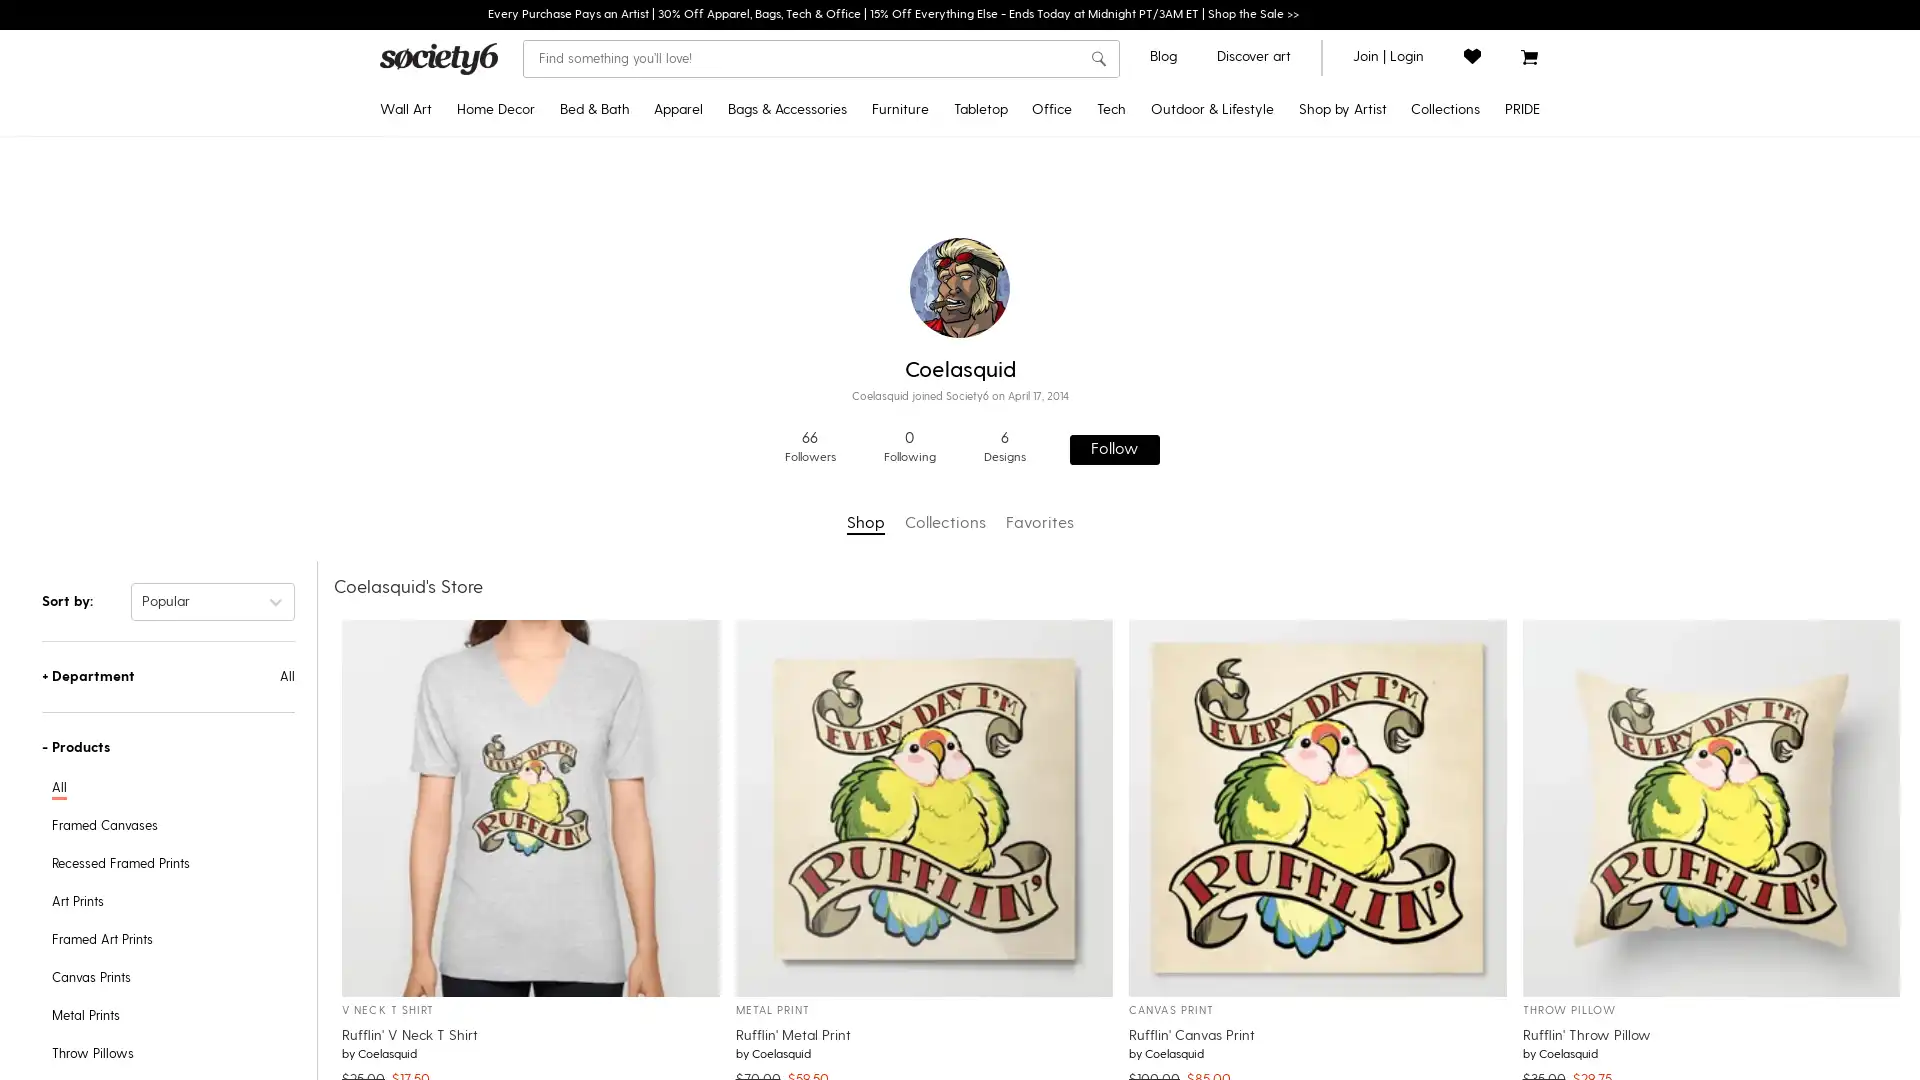 This screenshot has height=1080, width=1920. Describe the element at coordinates (1182, 416) in the screenshot. I see `Laptop Sleeves` at that location.